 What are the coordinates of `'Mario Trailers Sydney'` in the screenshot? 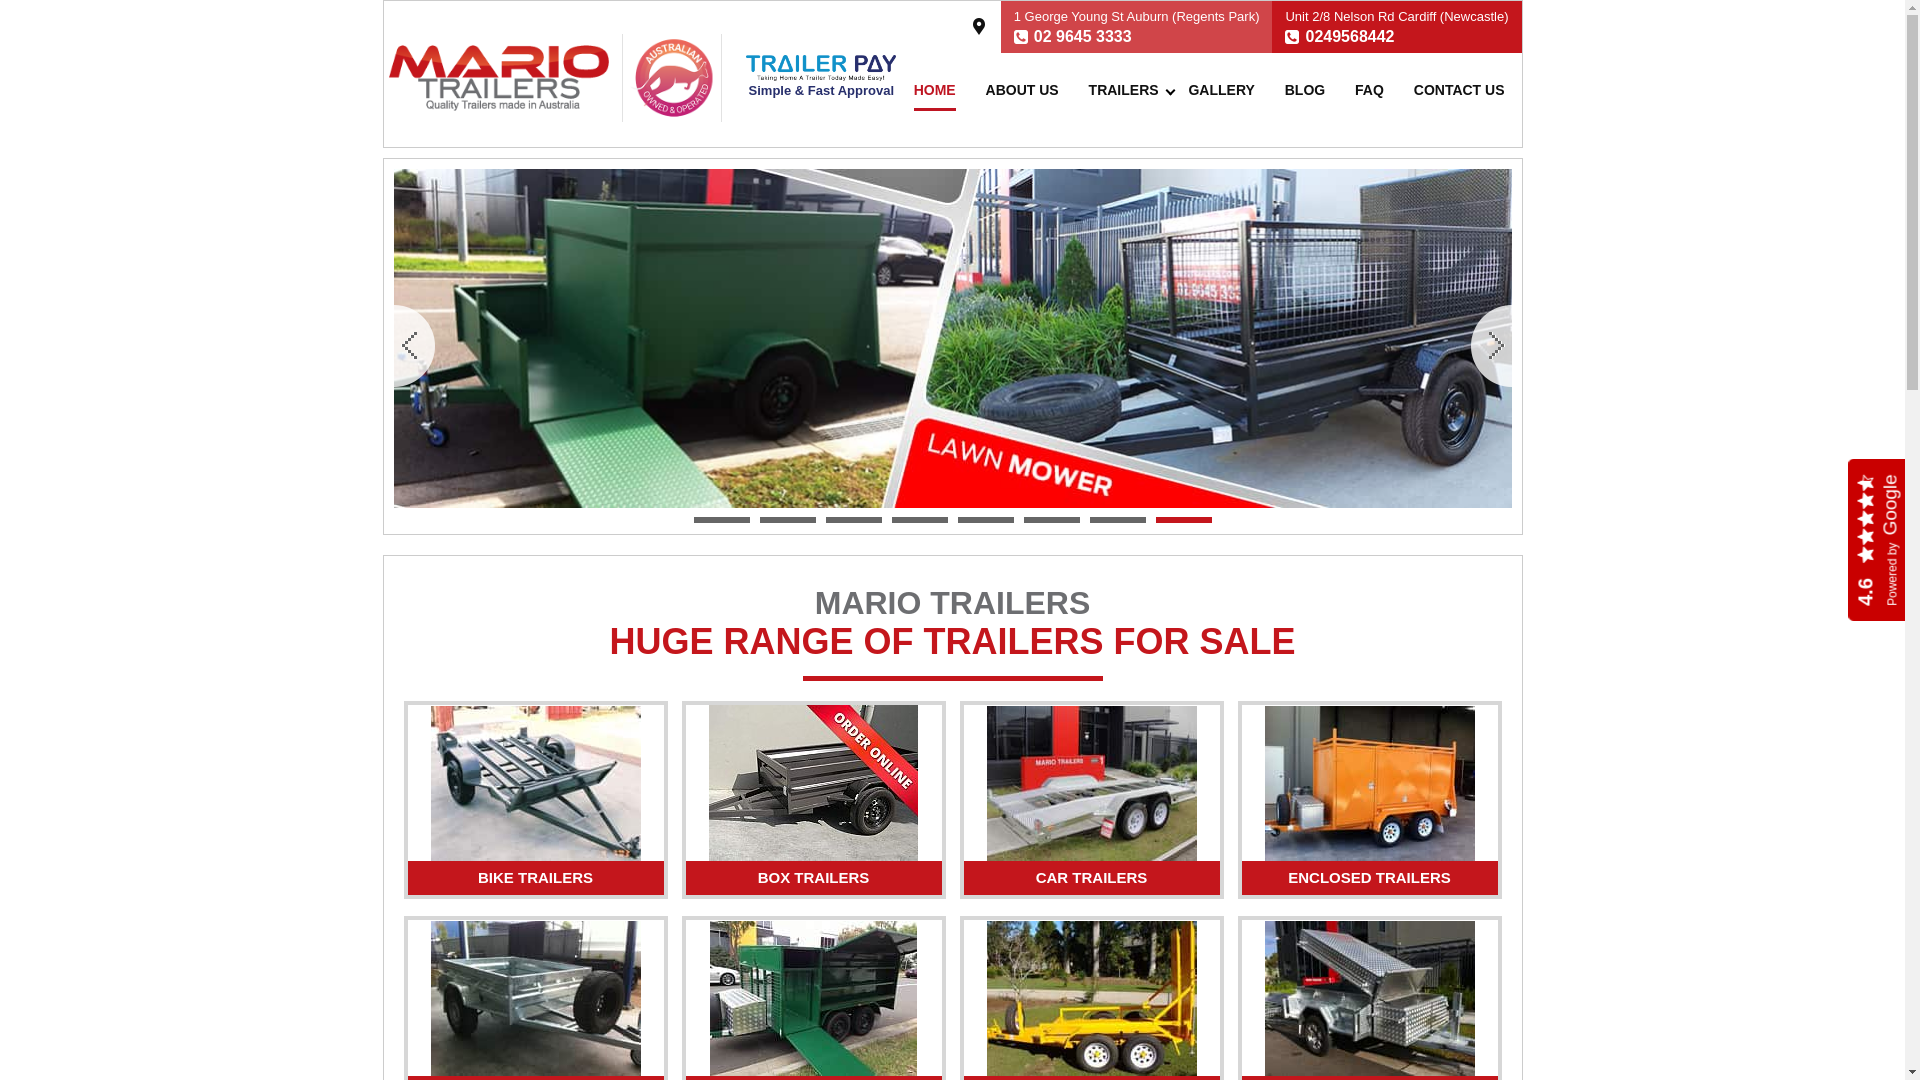 It's located at (388, 76).